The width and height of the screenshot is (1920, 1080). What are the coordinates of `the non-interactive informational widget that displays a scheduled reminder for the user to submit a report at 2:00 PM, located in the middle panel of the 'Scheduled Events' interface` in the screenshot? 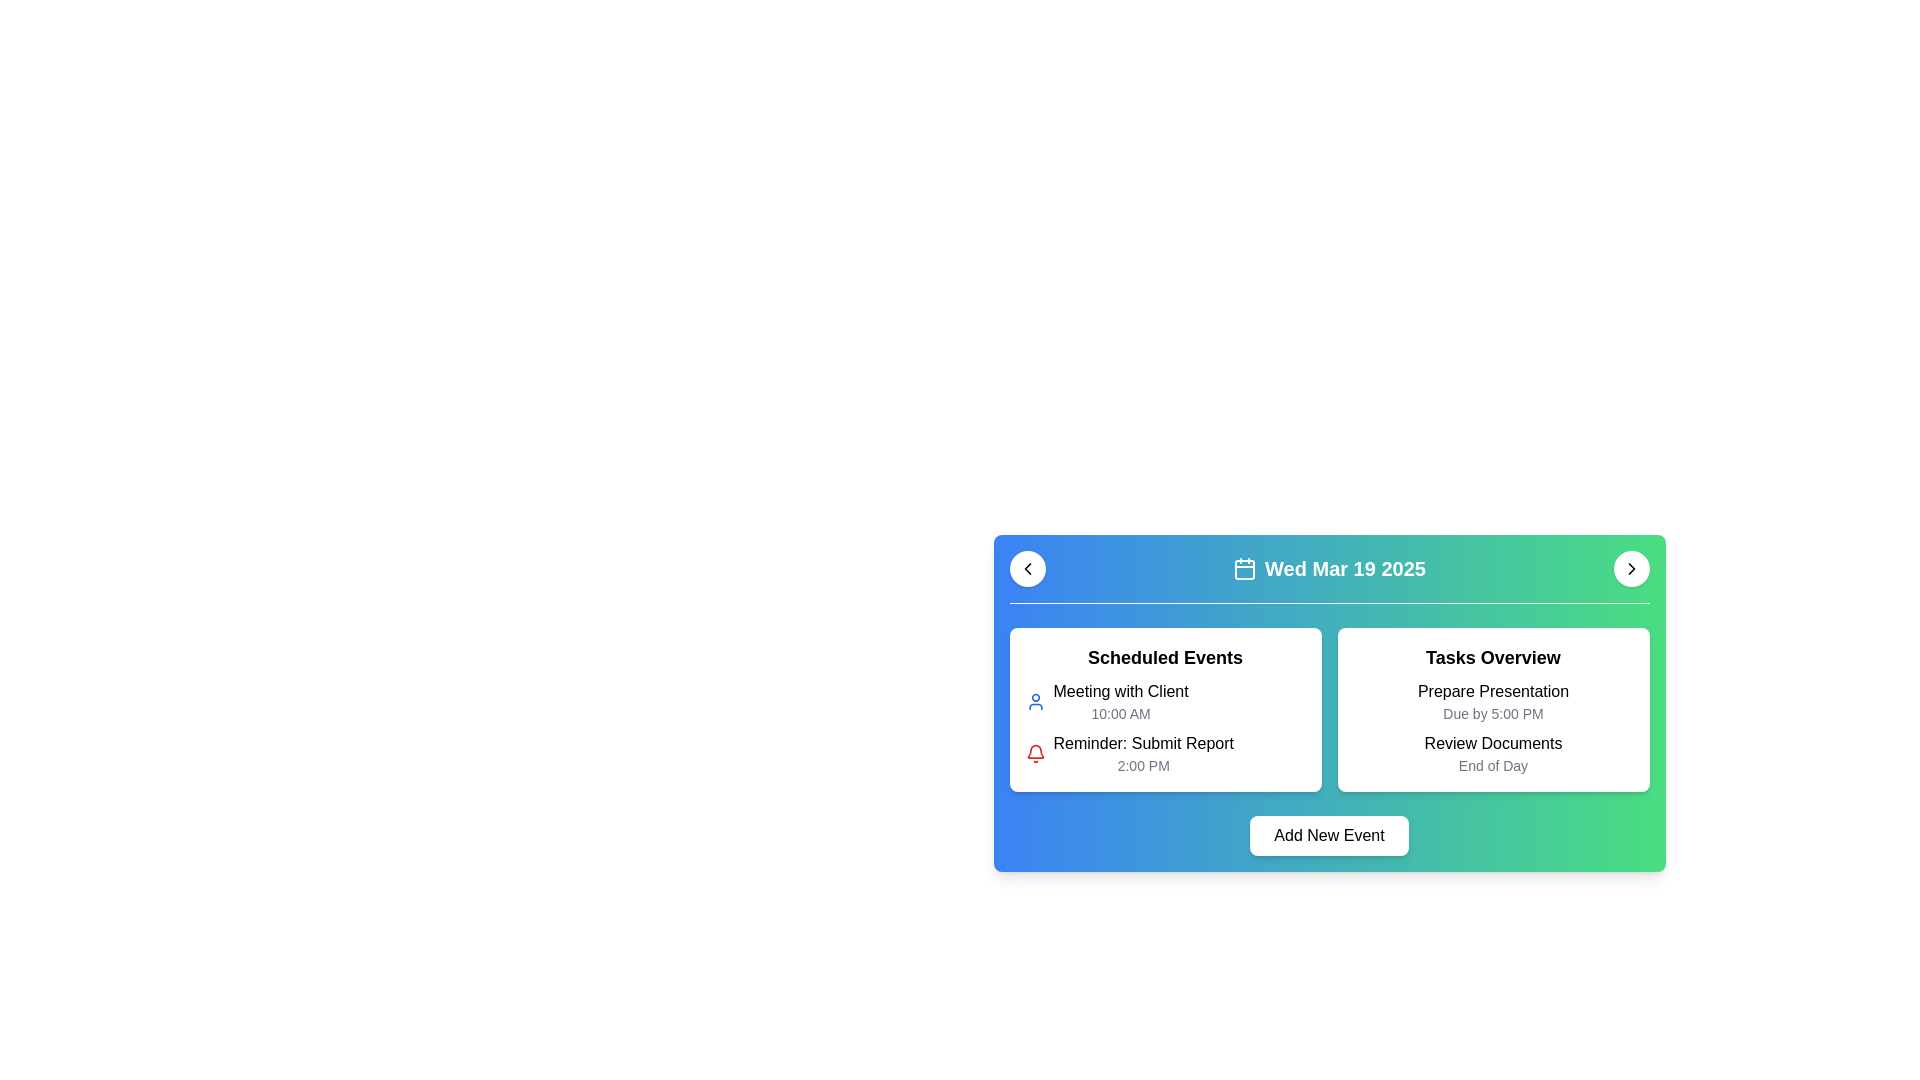 It's located at (1143, 753).